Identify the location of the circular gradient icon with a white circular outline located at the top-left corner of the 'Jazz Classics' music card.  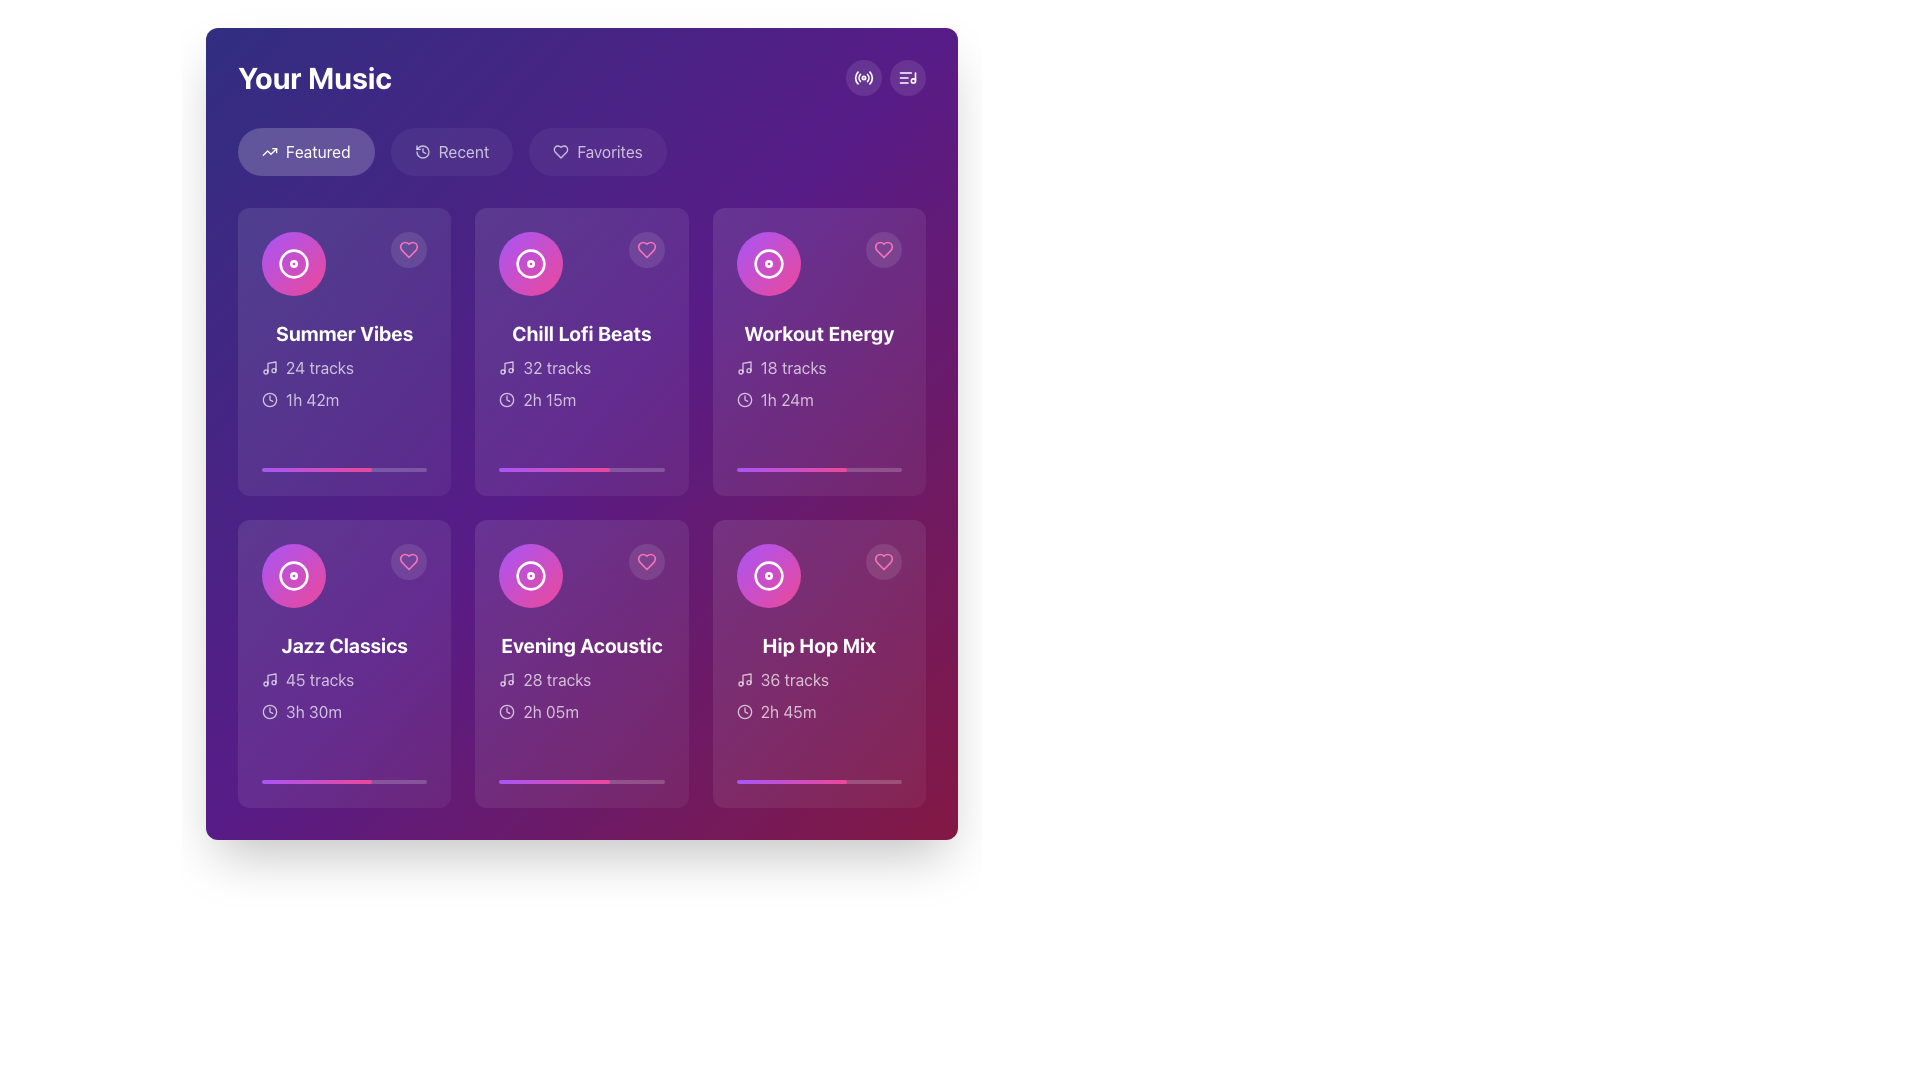
(292, 575).